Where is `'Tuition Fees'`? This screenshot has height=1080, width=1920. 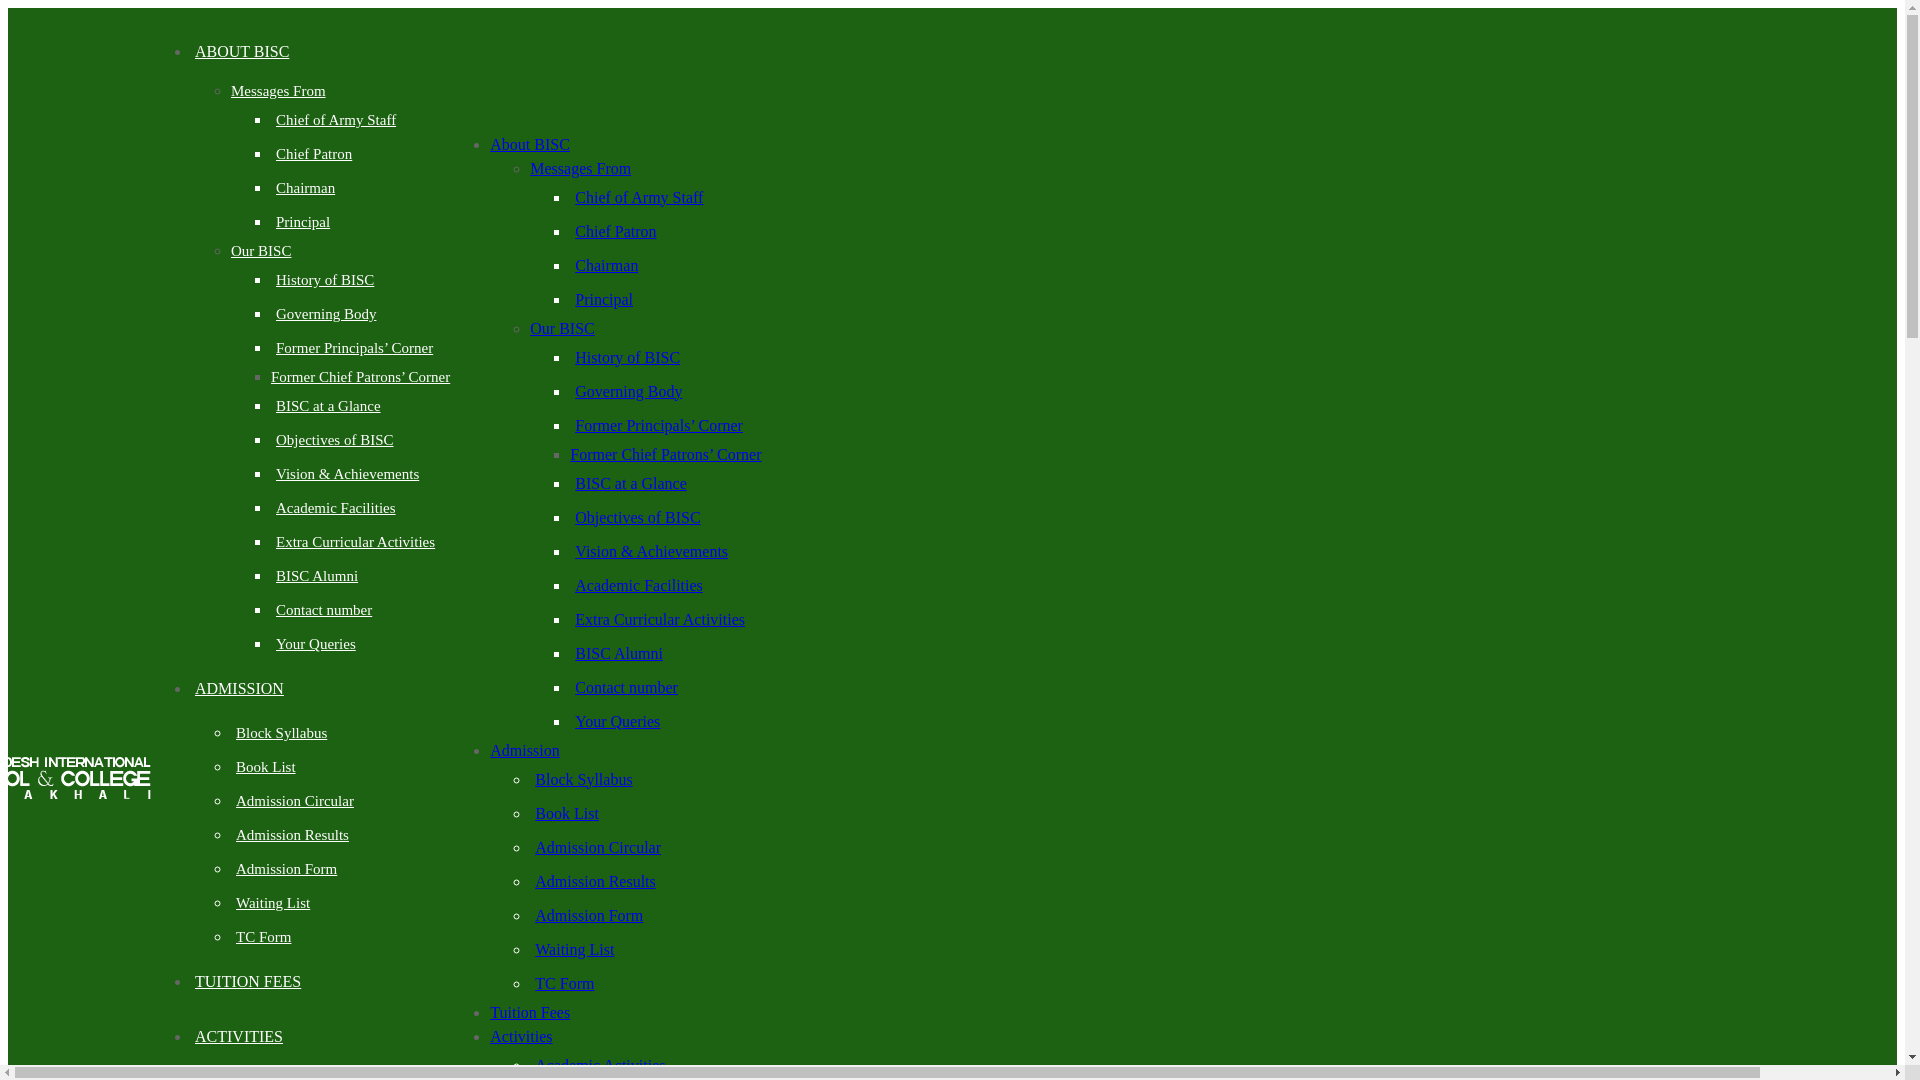
'Tuition Fees' is located at coordinates (529, 1012).